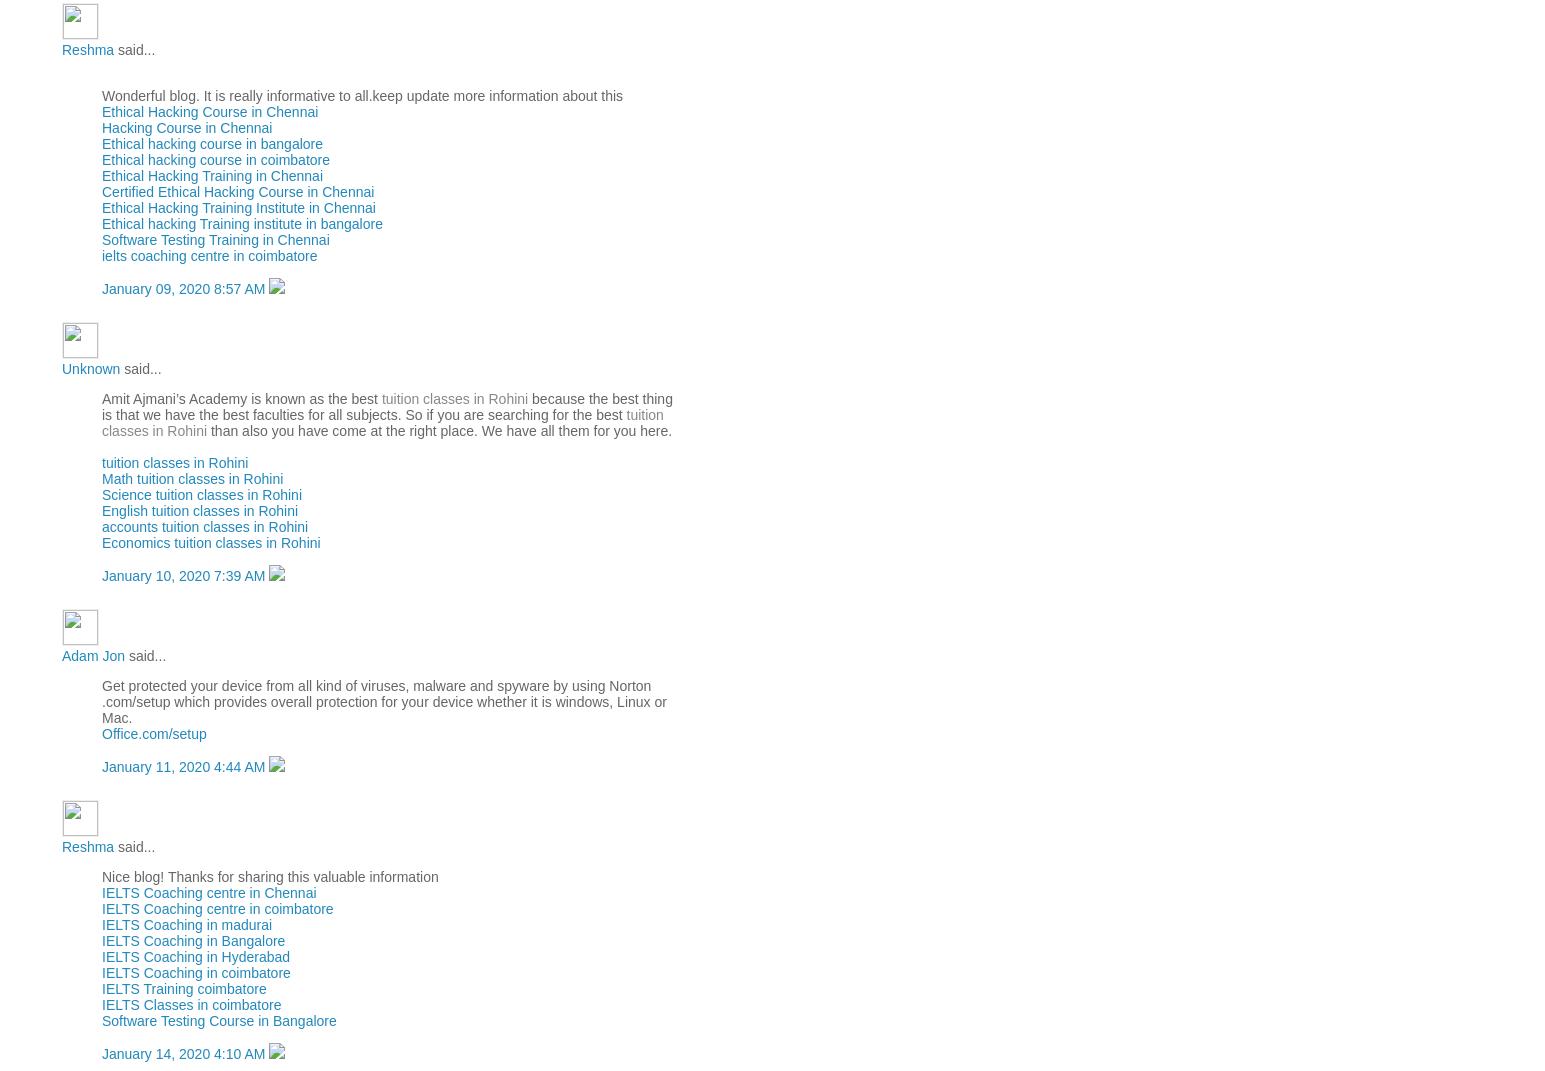  What do you see at coordinates (386, 406) in the screenshot?
I see `'because the best thing is that we have the best faculties for all subjects. So if you are searching for the best'` at bounding box center [386, 406].